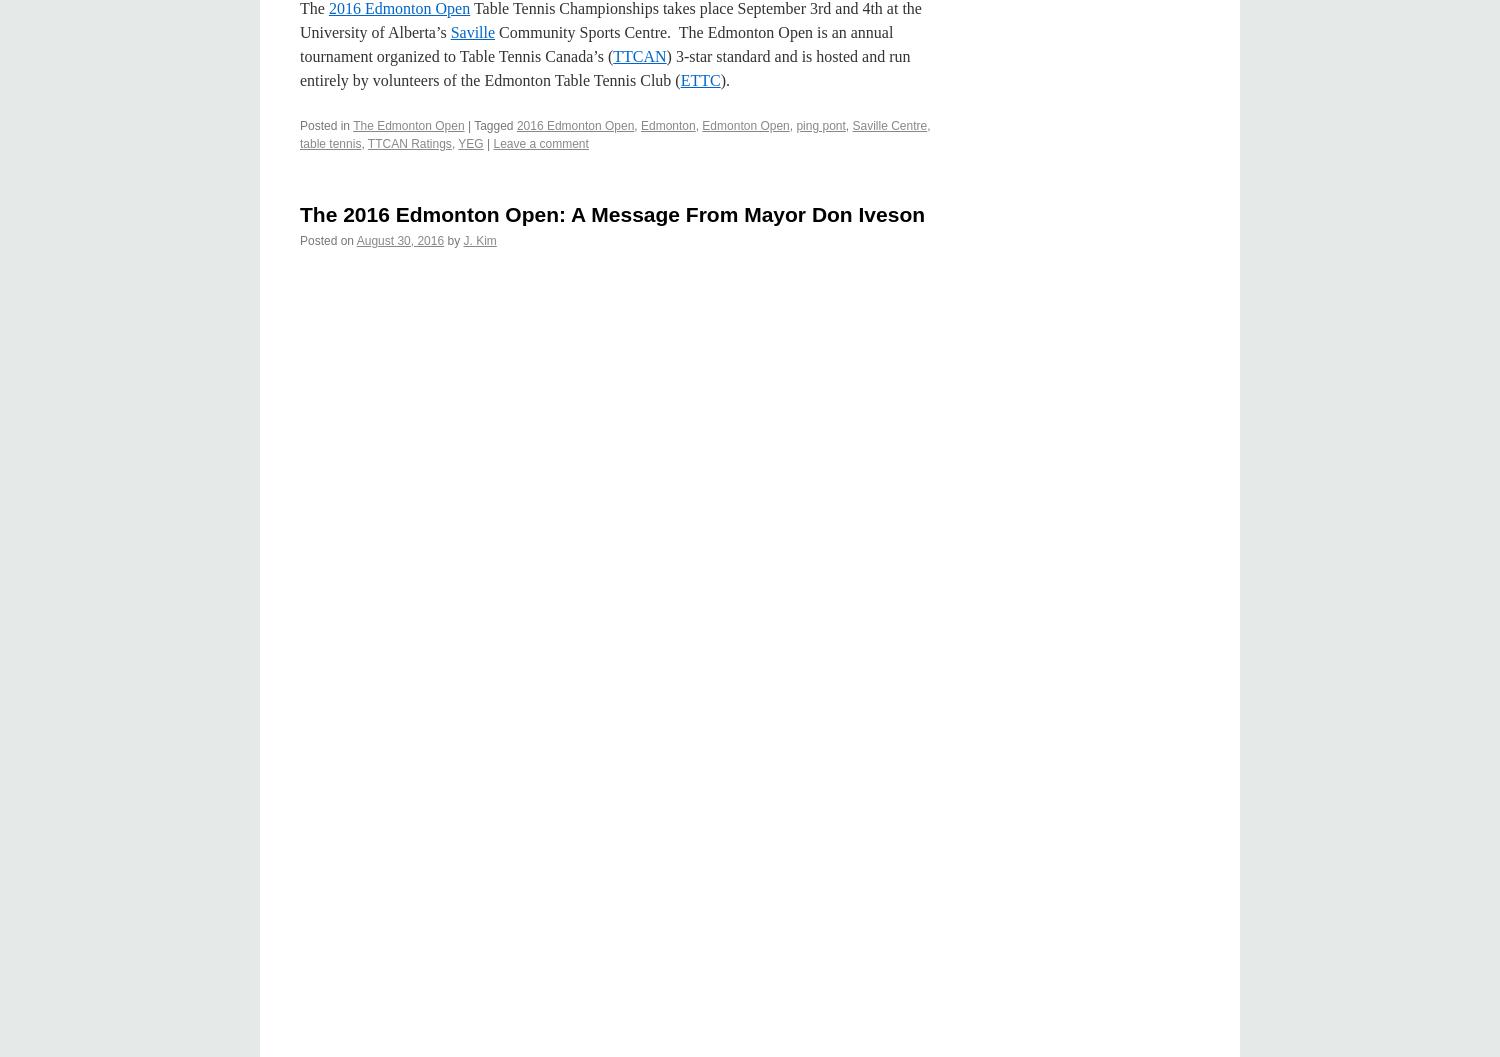 This screenshot has height=1057, width=1500. What do you see at coordinates (850, 124) in the screenshot?
I see `'Saville Centre'` at bounding box center [850, 124].